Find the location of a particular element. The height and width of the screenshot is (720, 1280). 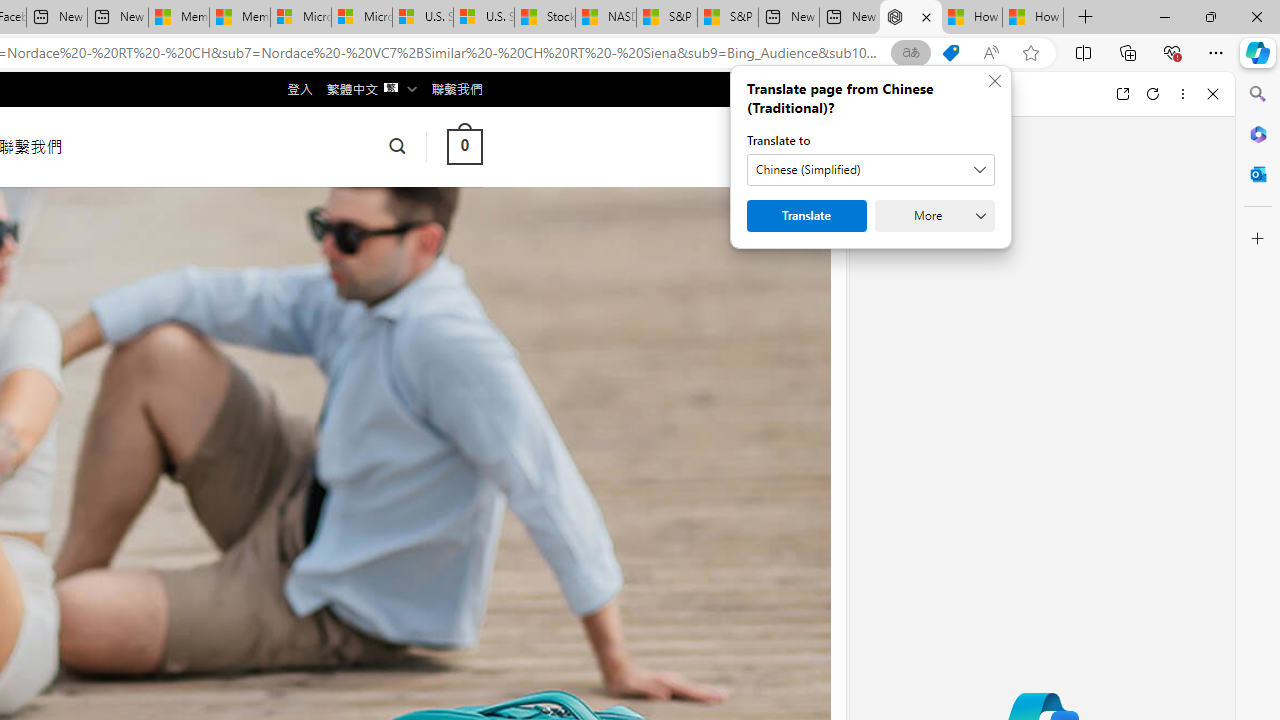

'This site has coupons! Shopping in Microsoft Edge' is located at coordinates (950, 52).